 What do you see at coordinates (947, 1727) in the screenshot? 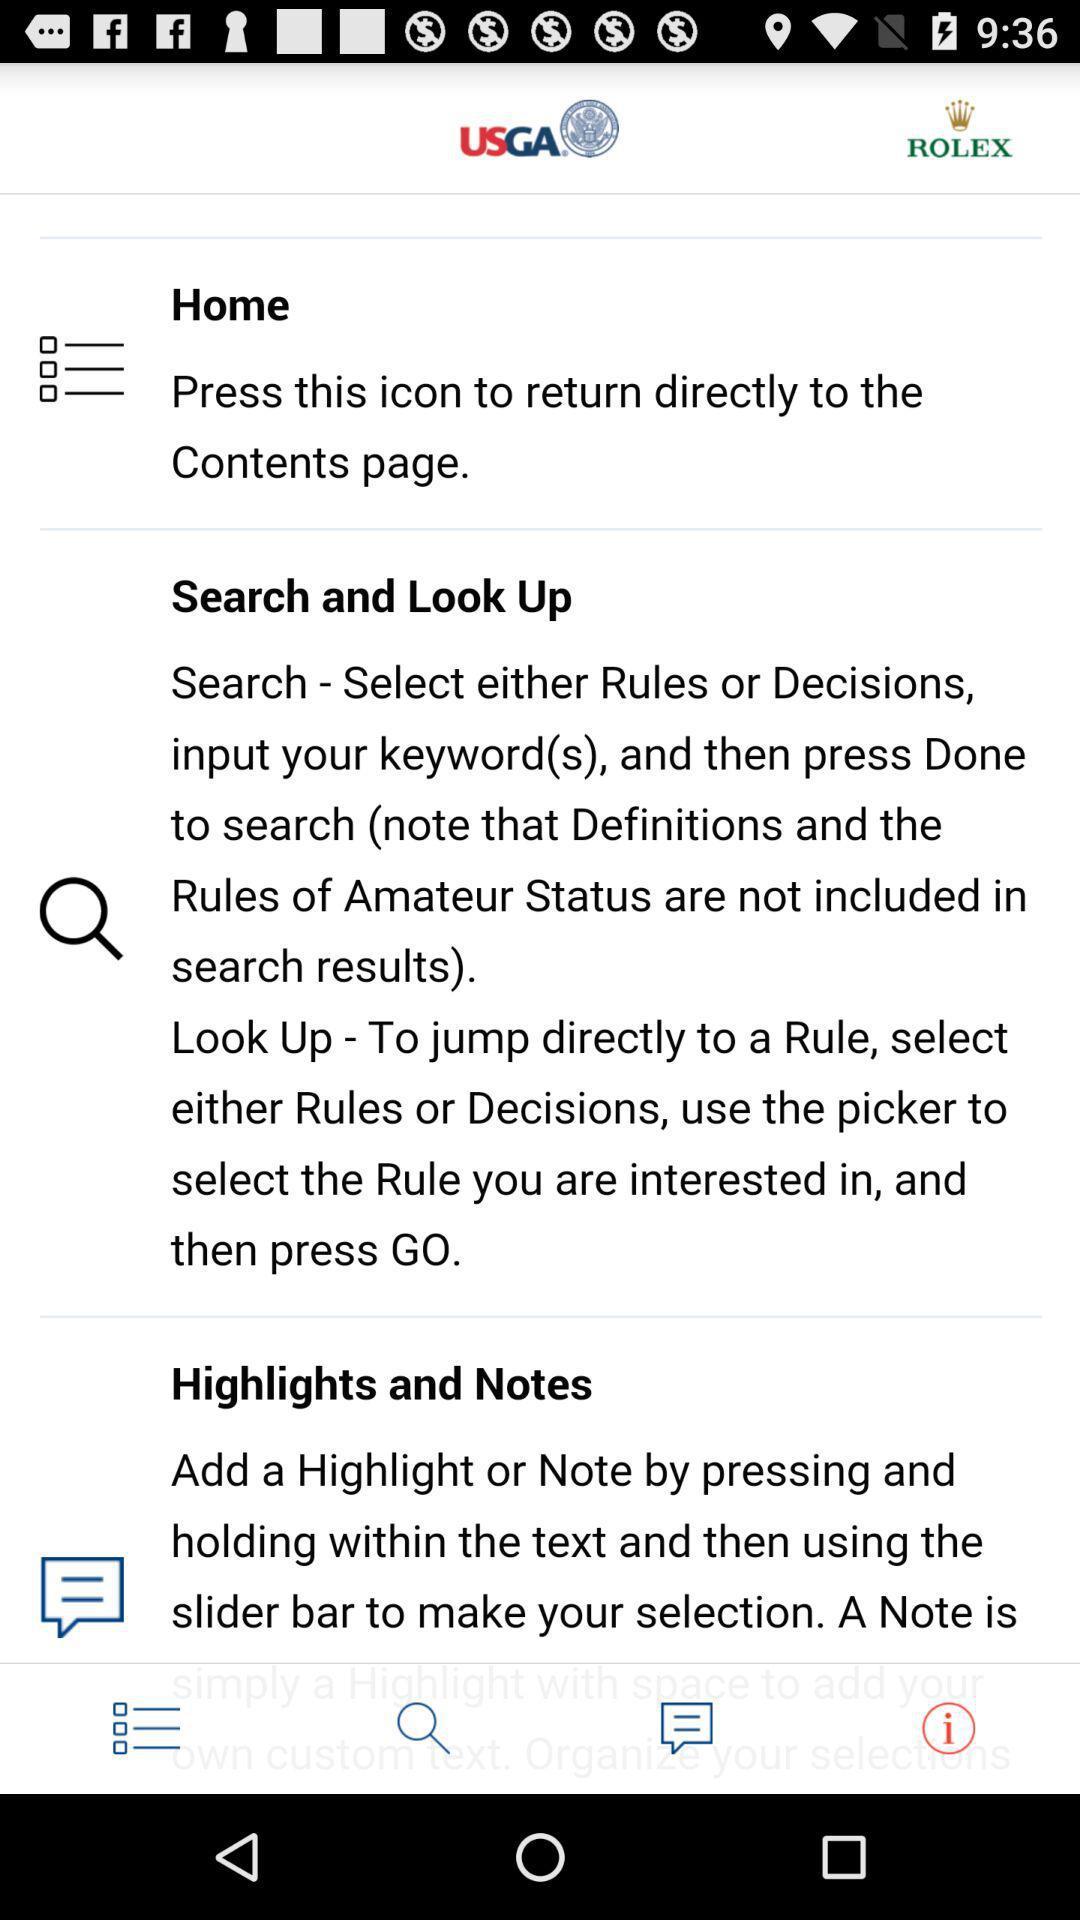
I see `click details` at bounding box center [947, 1727].